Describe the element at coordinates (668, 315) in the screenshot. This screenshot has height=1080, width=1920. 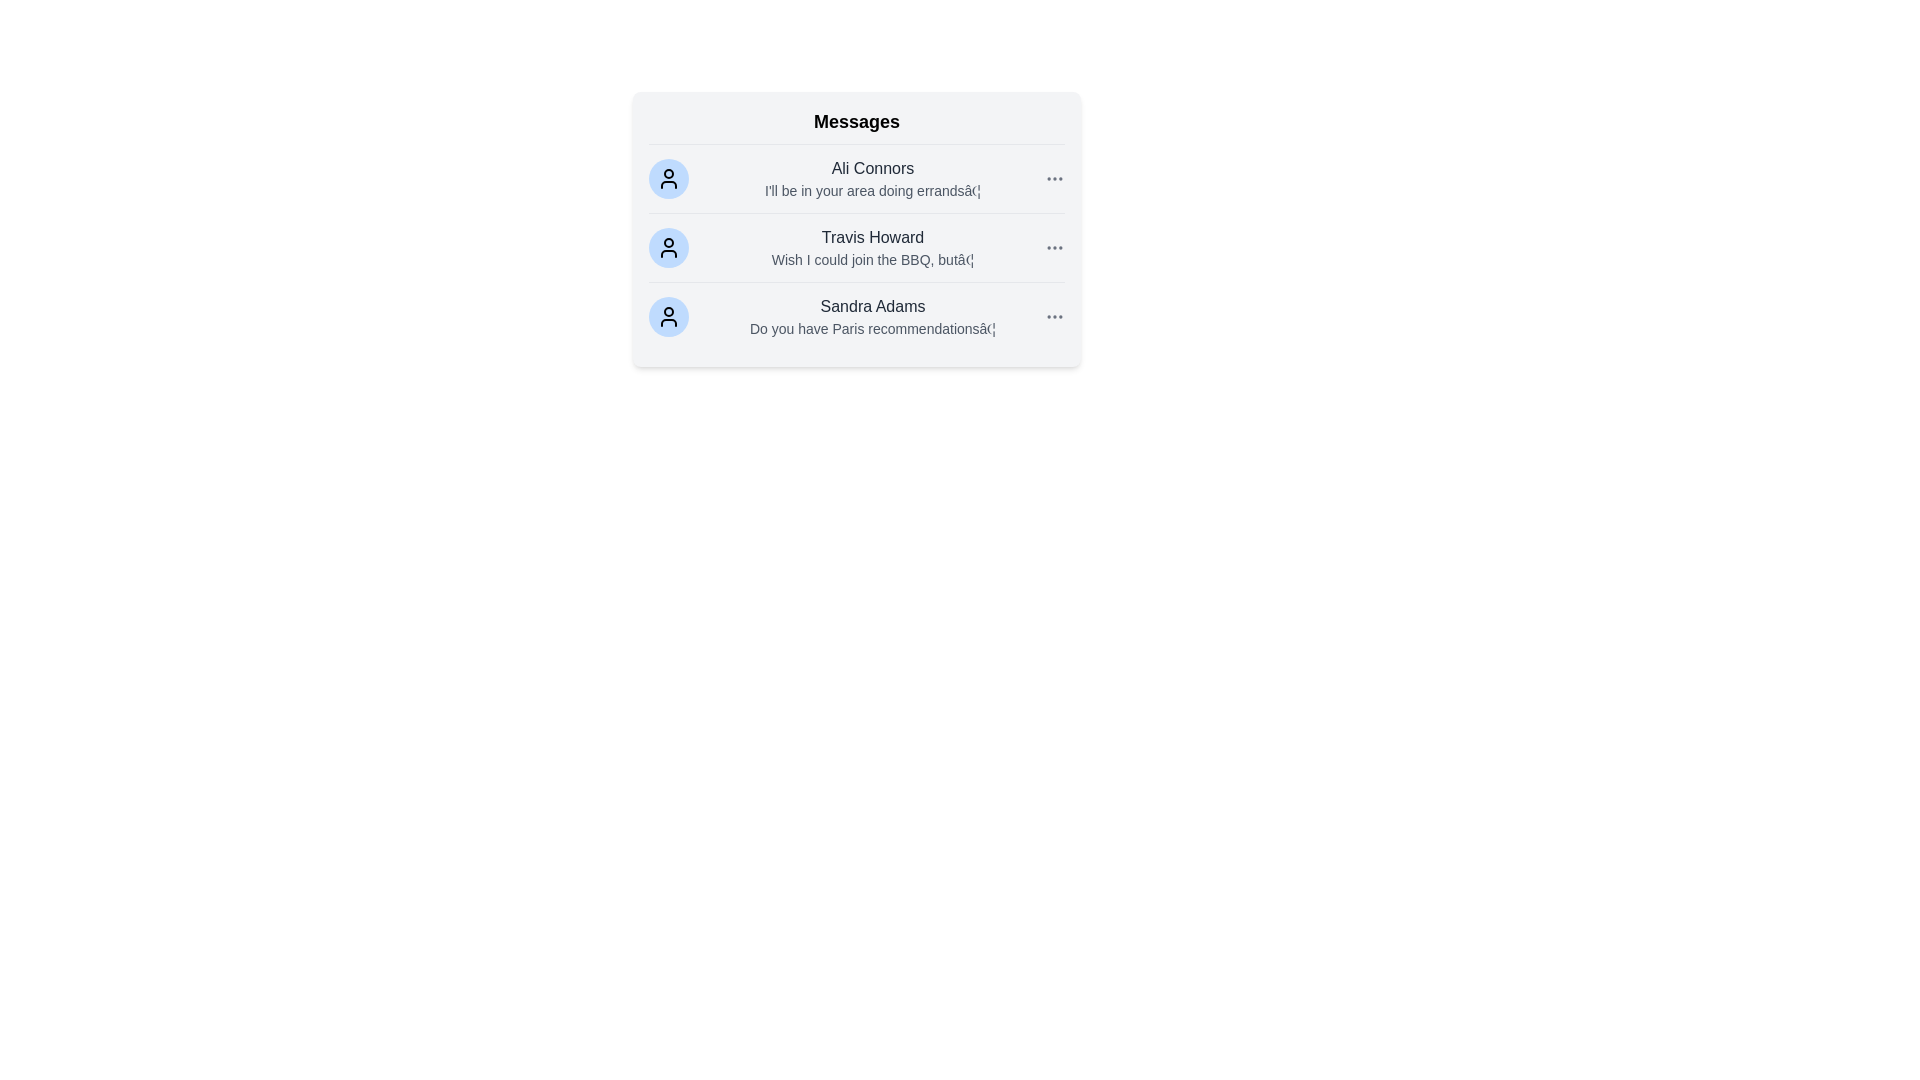
I see `the user icon representing Sandra Adams, which is located in the third row of a list within a card, on the left side next to her name and message details` at that location.